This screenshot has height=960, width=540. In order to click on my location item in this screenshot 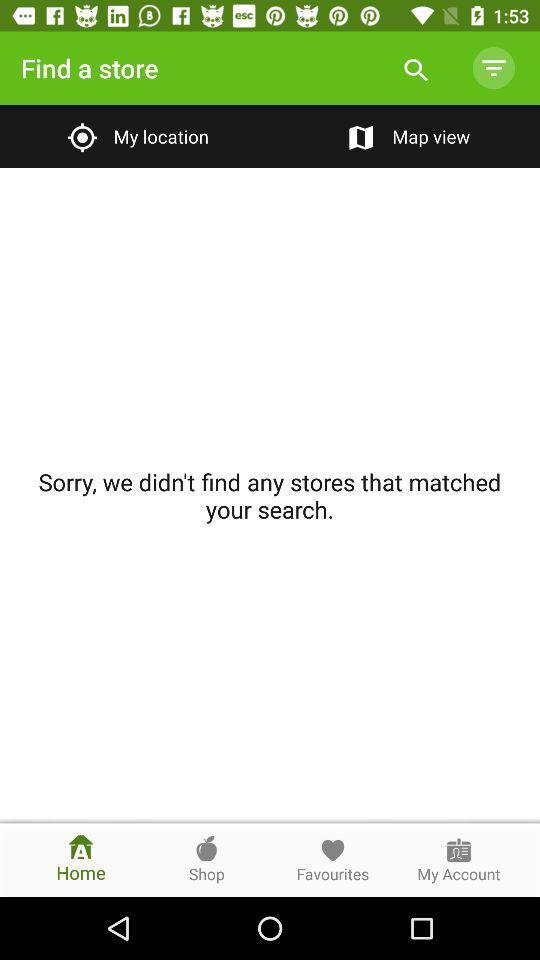, I will do `click(135, 135)`.